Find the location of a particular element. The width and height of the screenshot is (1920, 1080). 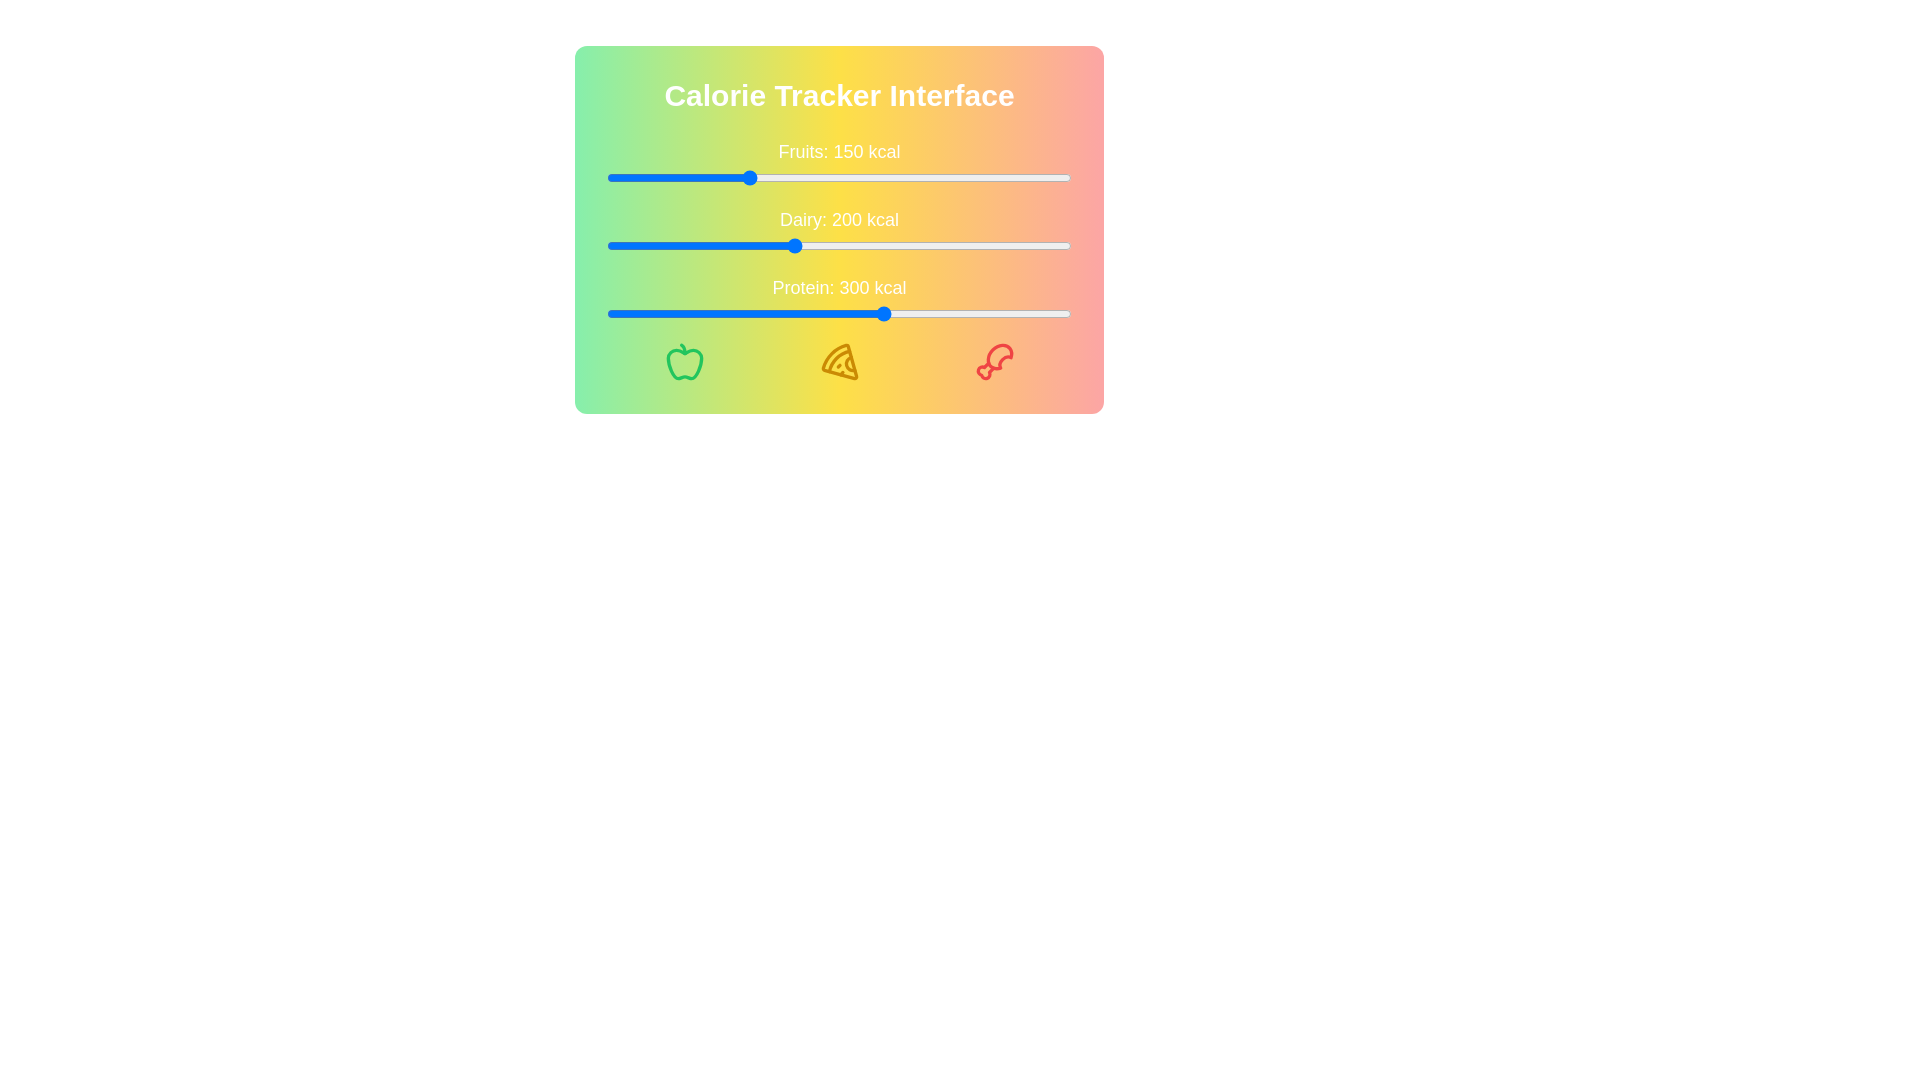

the calorie slider for 'Fruits' to 62 kcal is located at coordinates (664, 176).